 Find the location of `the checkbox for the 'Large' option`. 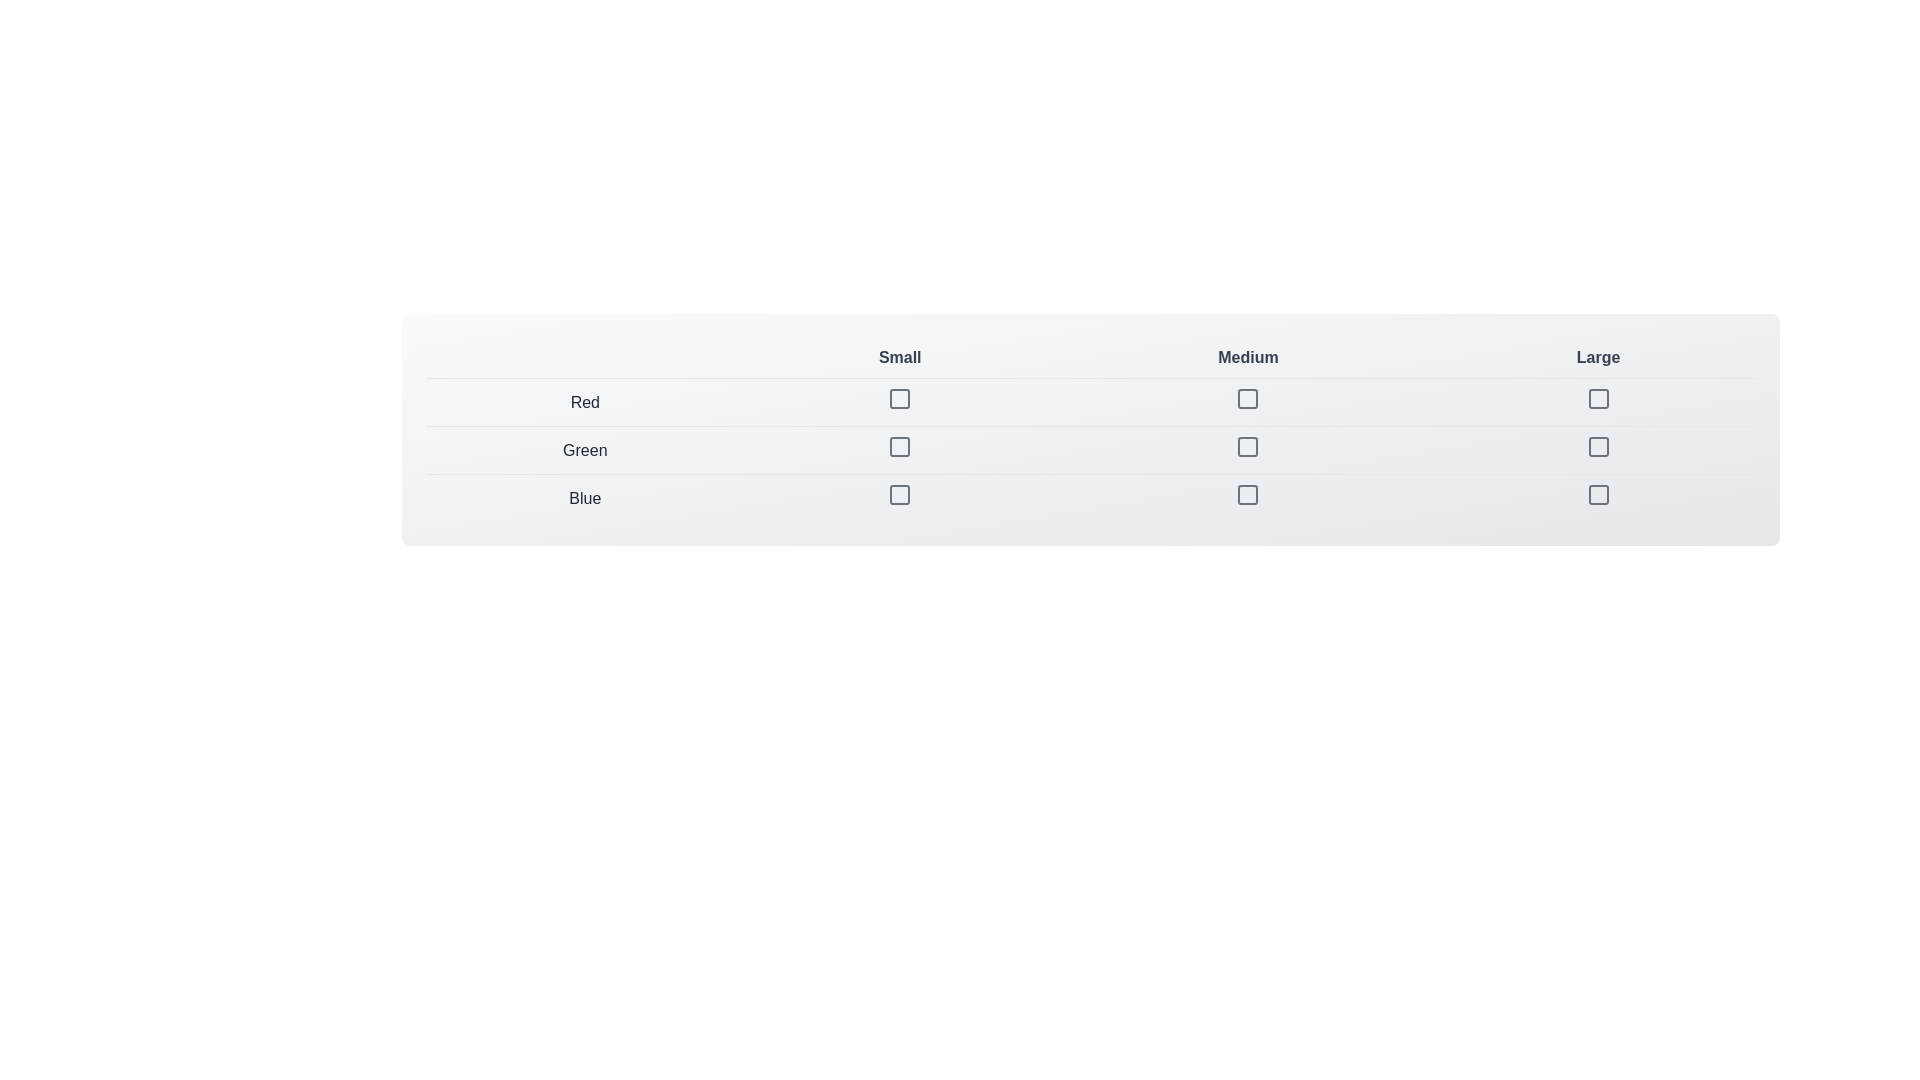

the checkbox for the 'Large' option is located at coordinates (1597, 398).